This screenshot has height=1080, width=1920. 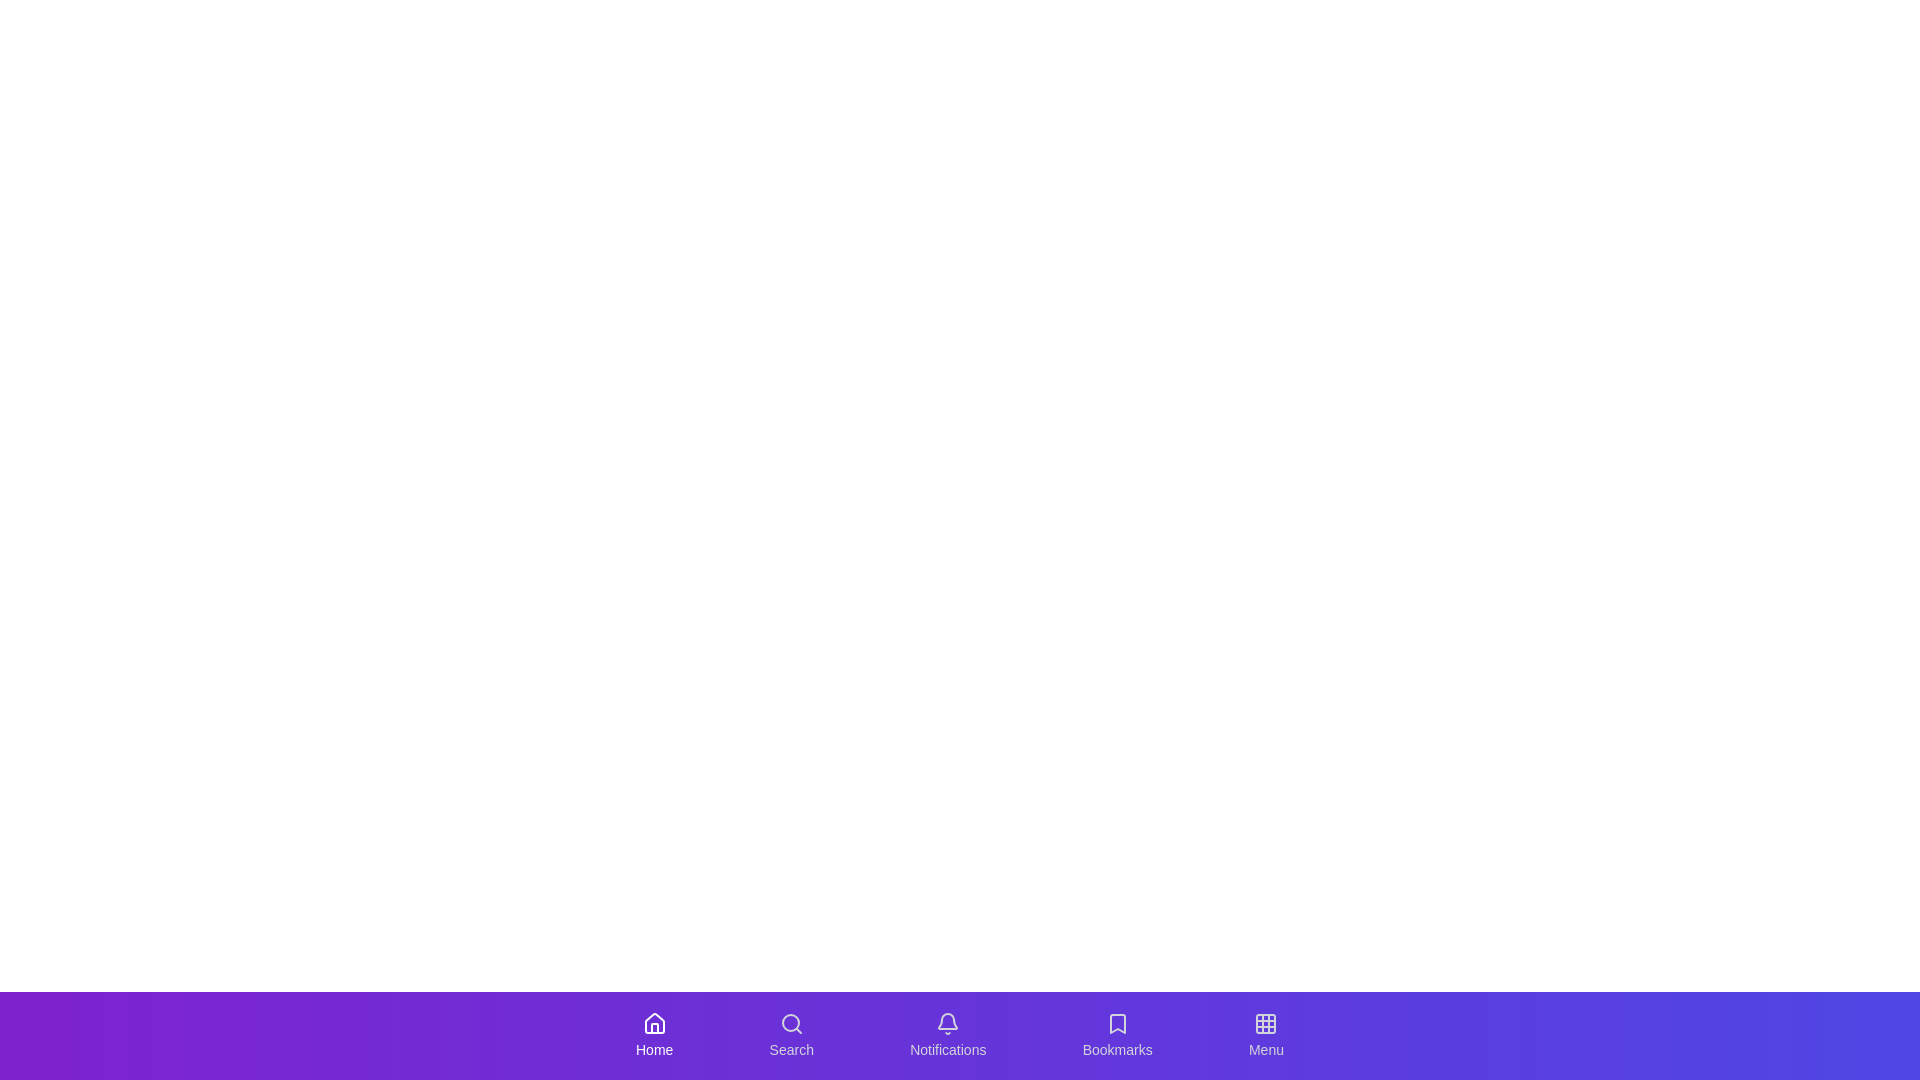 What do you see at coordinates (1265, 1035) in the screenshot?
I see `the Menu tab in the navigation bar` at bounding box center [1265, 1035].